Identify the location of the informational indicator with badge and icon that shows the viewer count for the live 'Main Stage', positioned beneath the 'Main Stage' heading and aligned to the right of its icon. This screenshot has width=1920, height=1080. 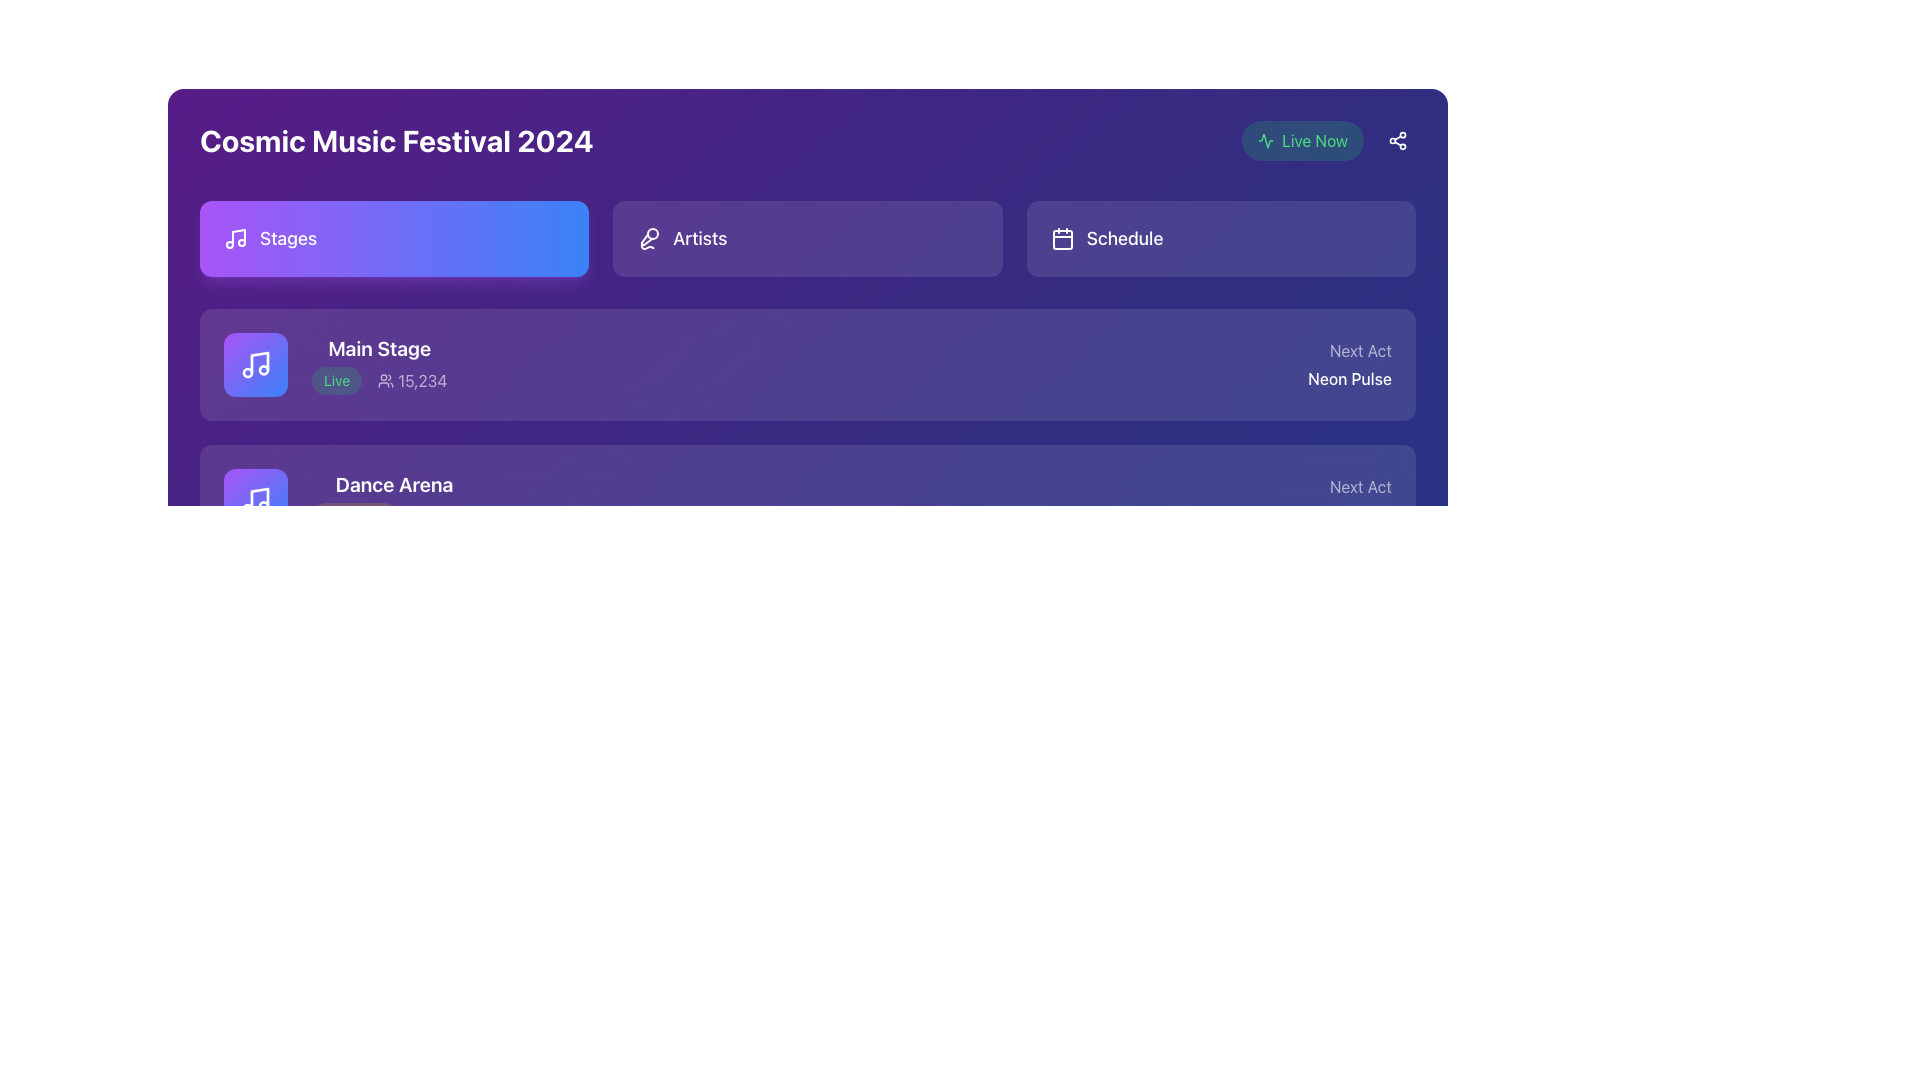
(379, 381).